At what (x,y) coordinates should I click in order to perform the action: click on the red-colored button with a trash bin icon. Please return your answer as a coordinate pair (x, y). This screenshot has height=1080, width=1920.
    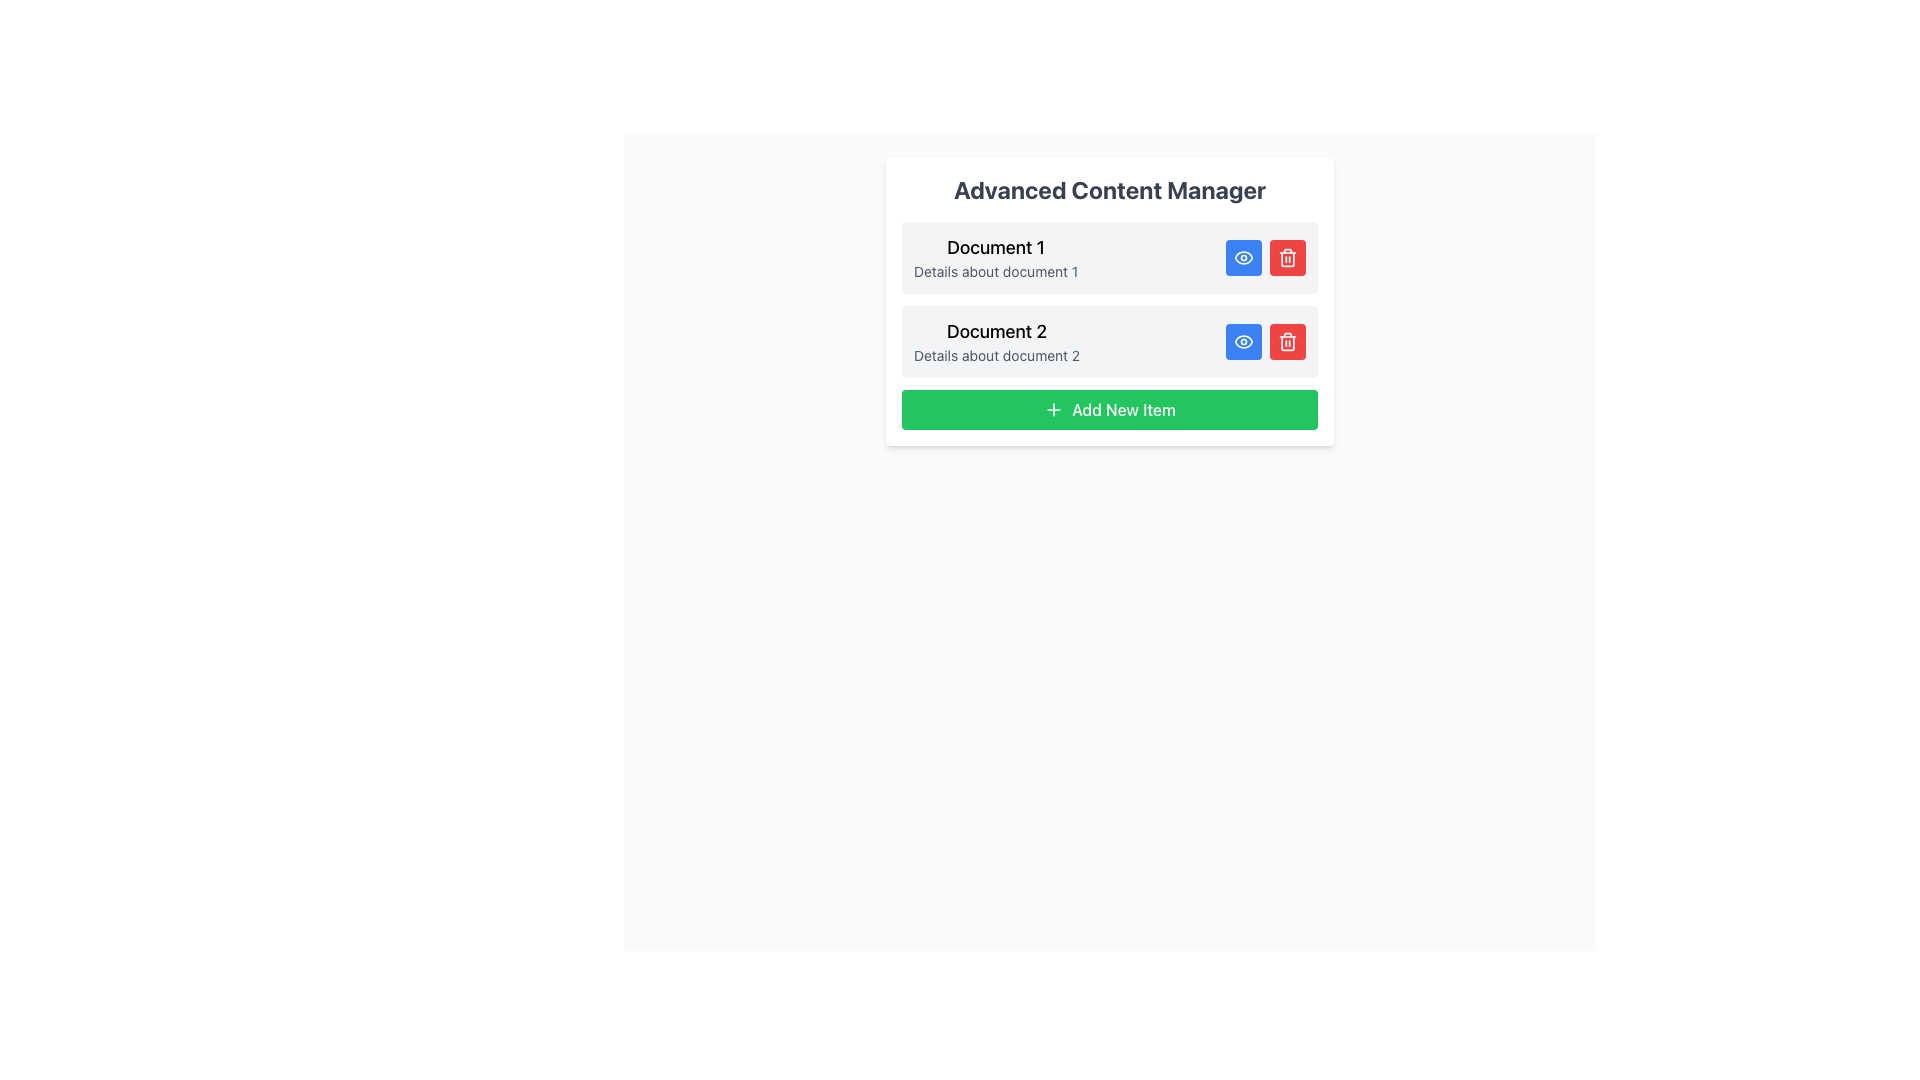
    Looking at the image, I should click on (1287, 341).